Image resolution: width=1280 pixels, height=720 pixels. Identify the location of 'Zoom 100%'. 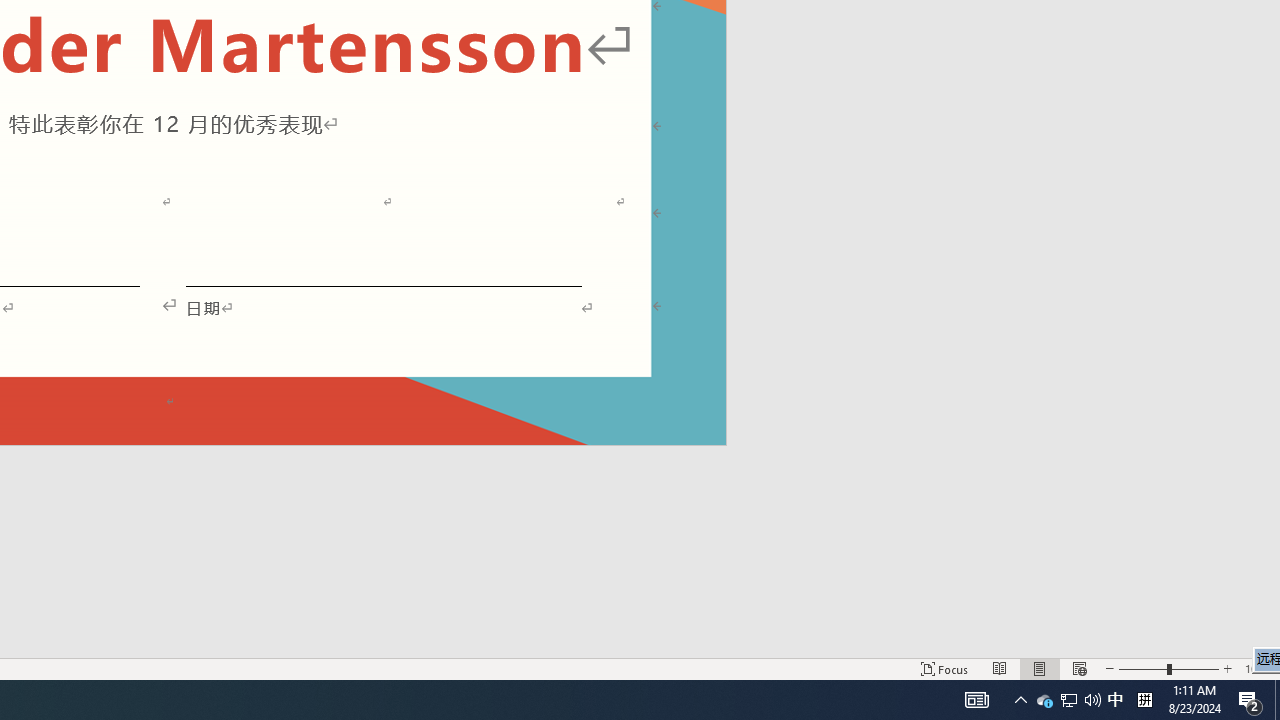
(1257, 669).